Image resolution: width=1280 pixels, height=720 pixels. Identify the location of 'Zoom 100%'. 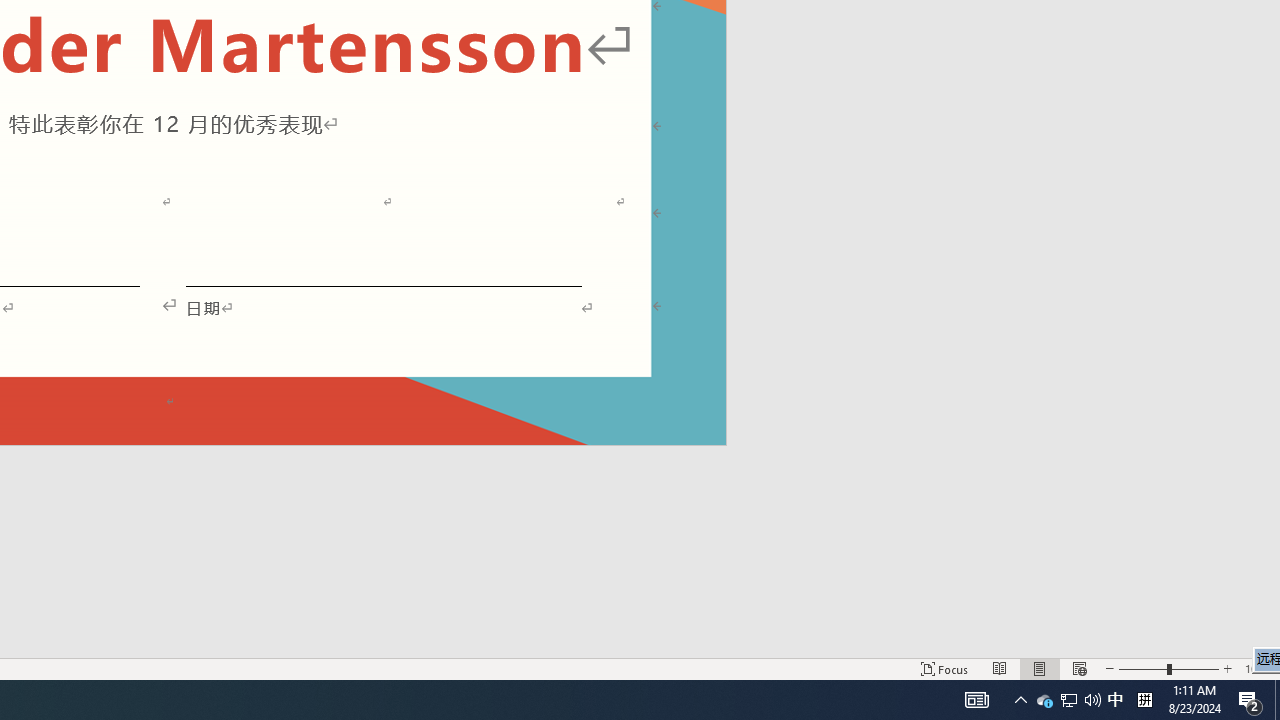
(1257, 669).